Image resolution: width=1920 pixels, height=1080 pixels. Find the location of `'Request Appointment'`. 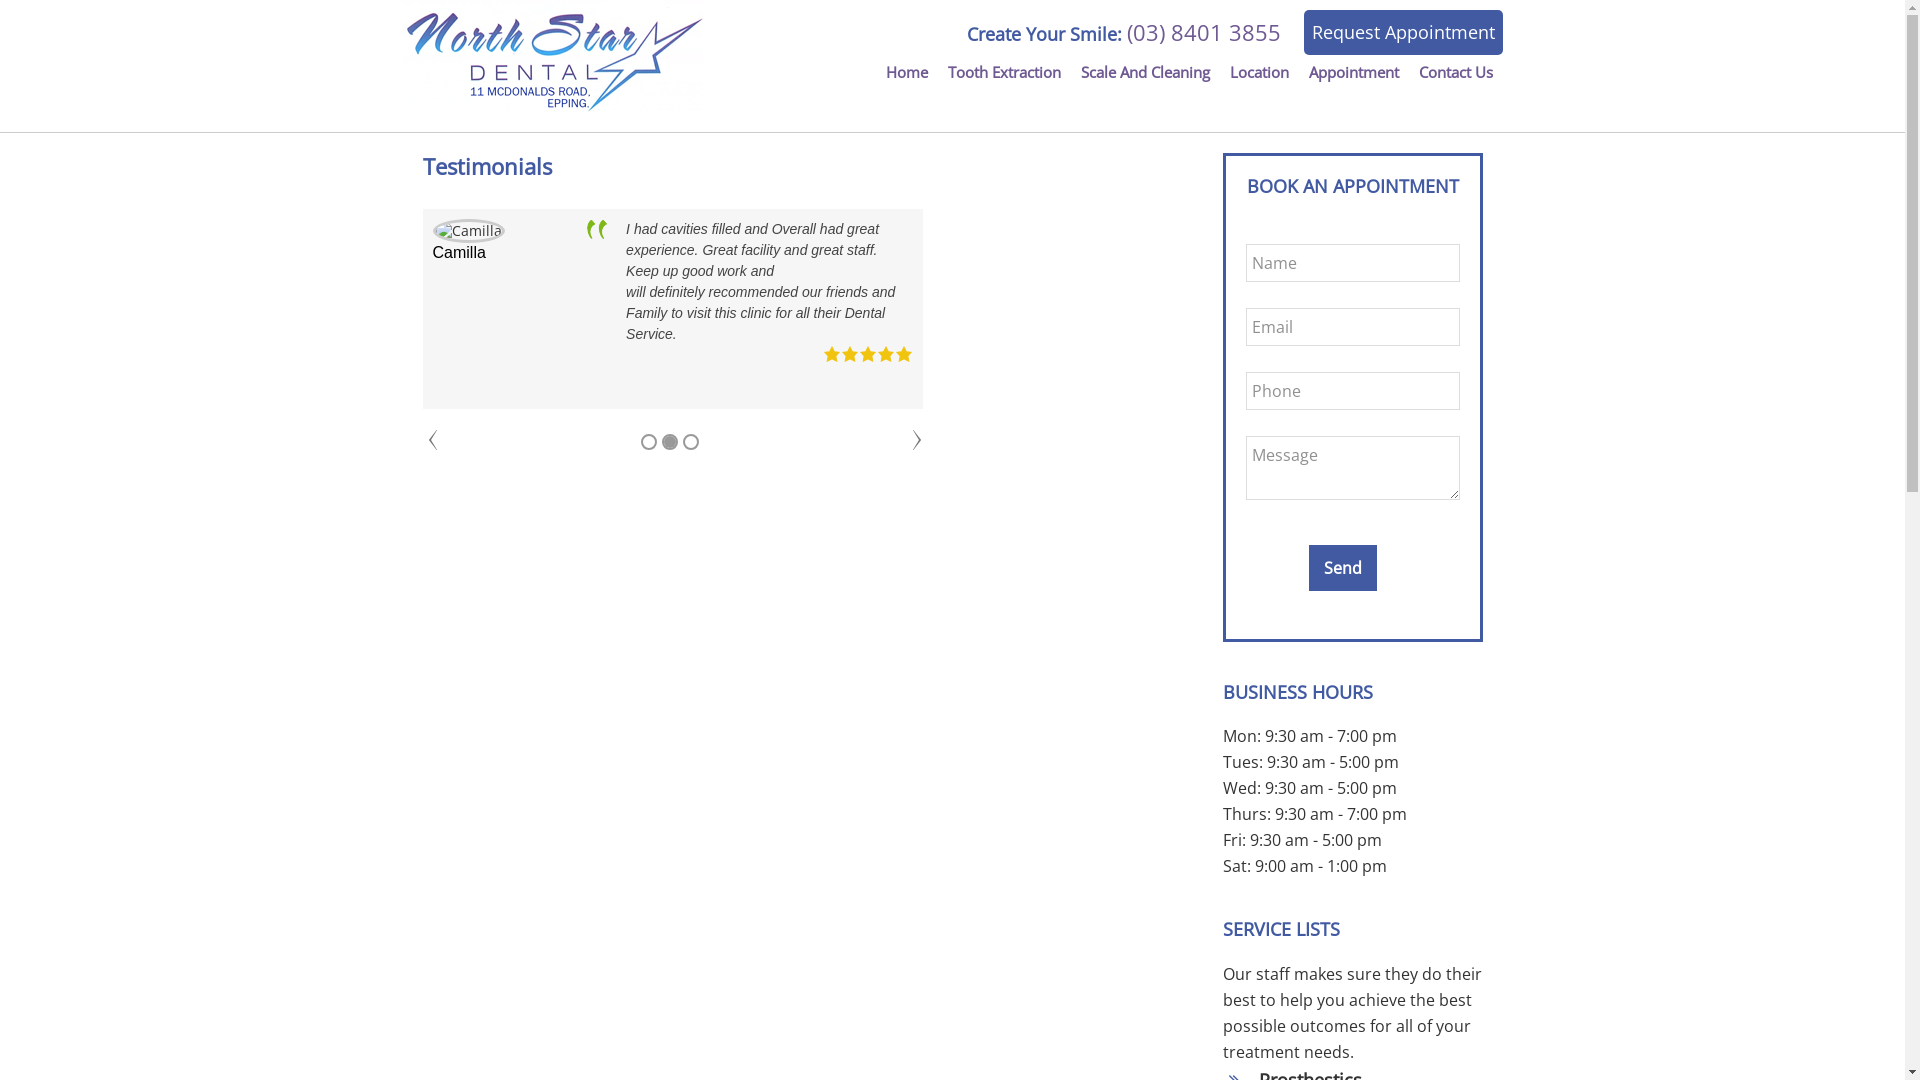

'Request Appointment' is located at coordinates (1402, 32).